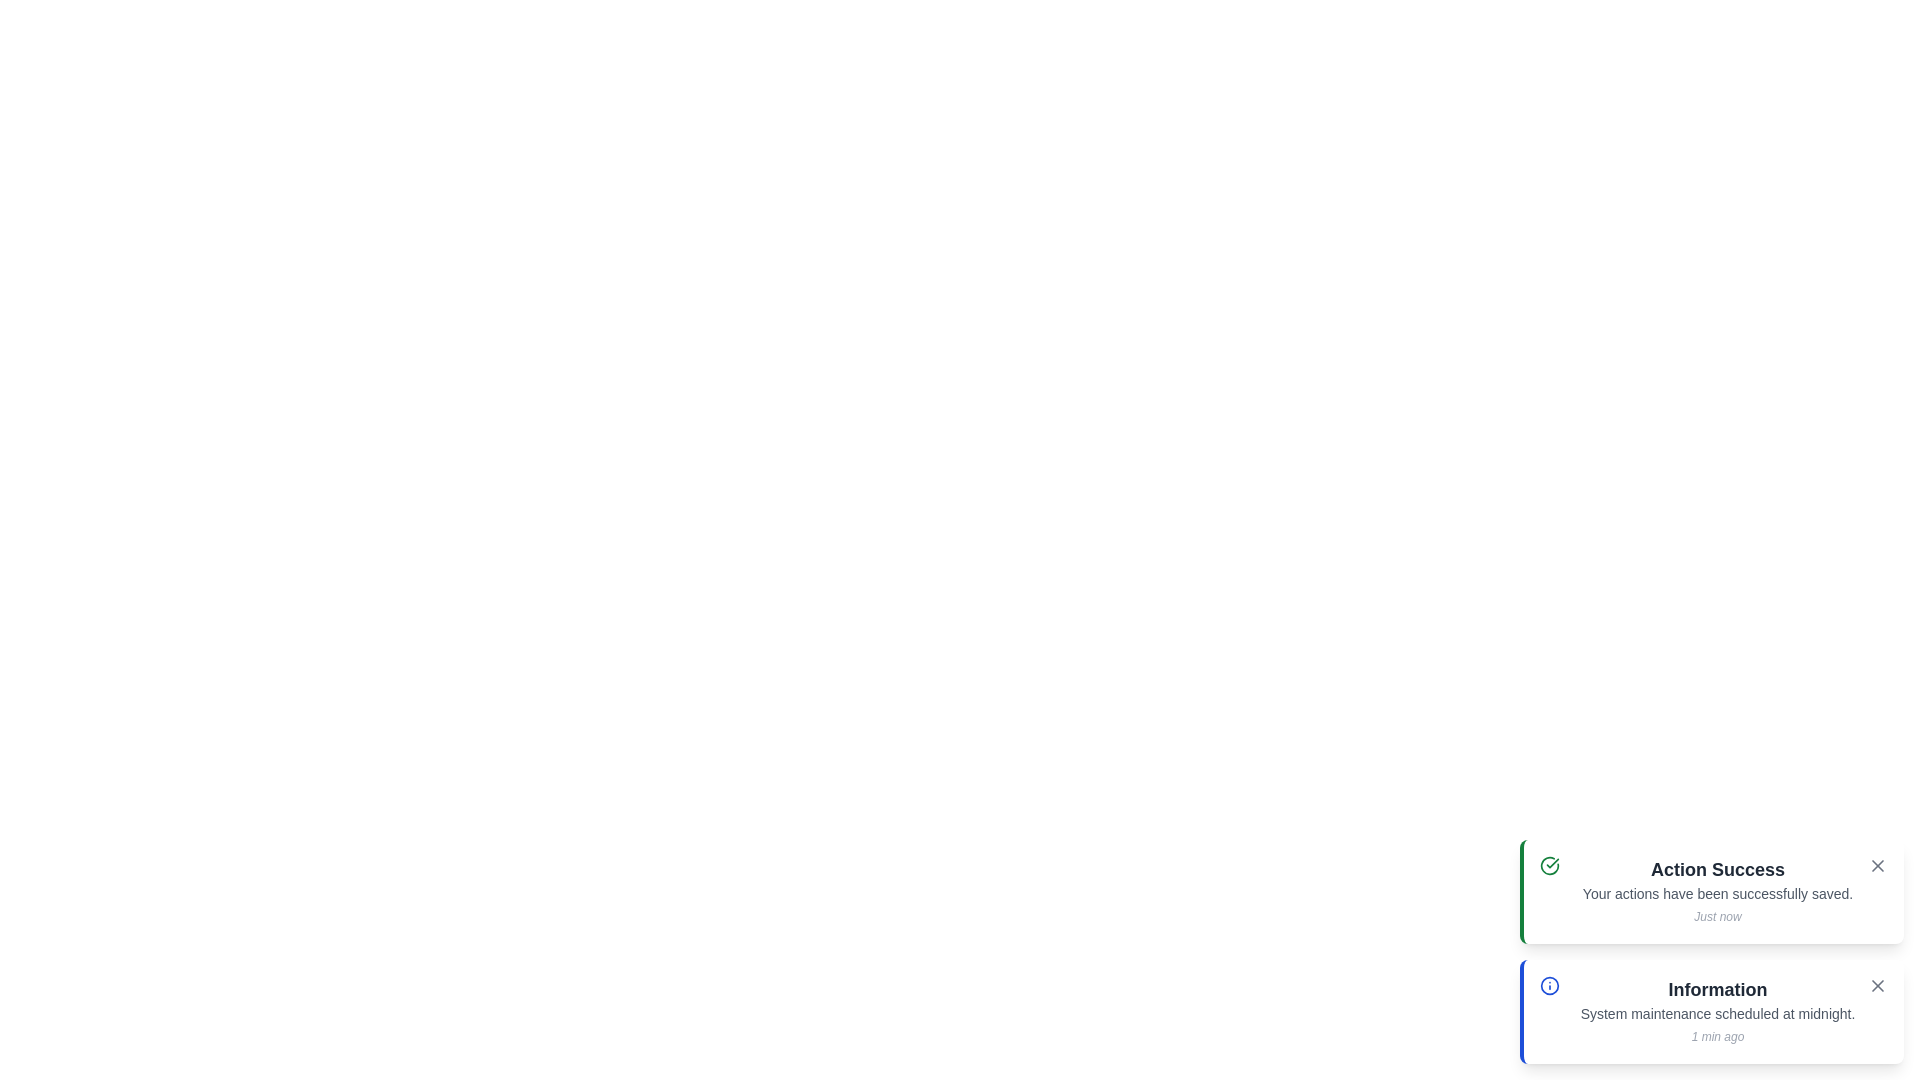 The height and width of the screenshot is (1080, 1920). What do you see at coordinates (1549, 865) in the screenshot?
I see `the notification of type 'success' by clicking on its icon` at bounding box center [1549, 865].